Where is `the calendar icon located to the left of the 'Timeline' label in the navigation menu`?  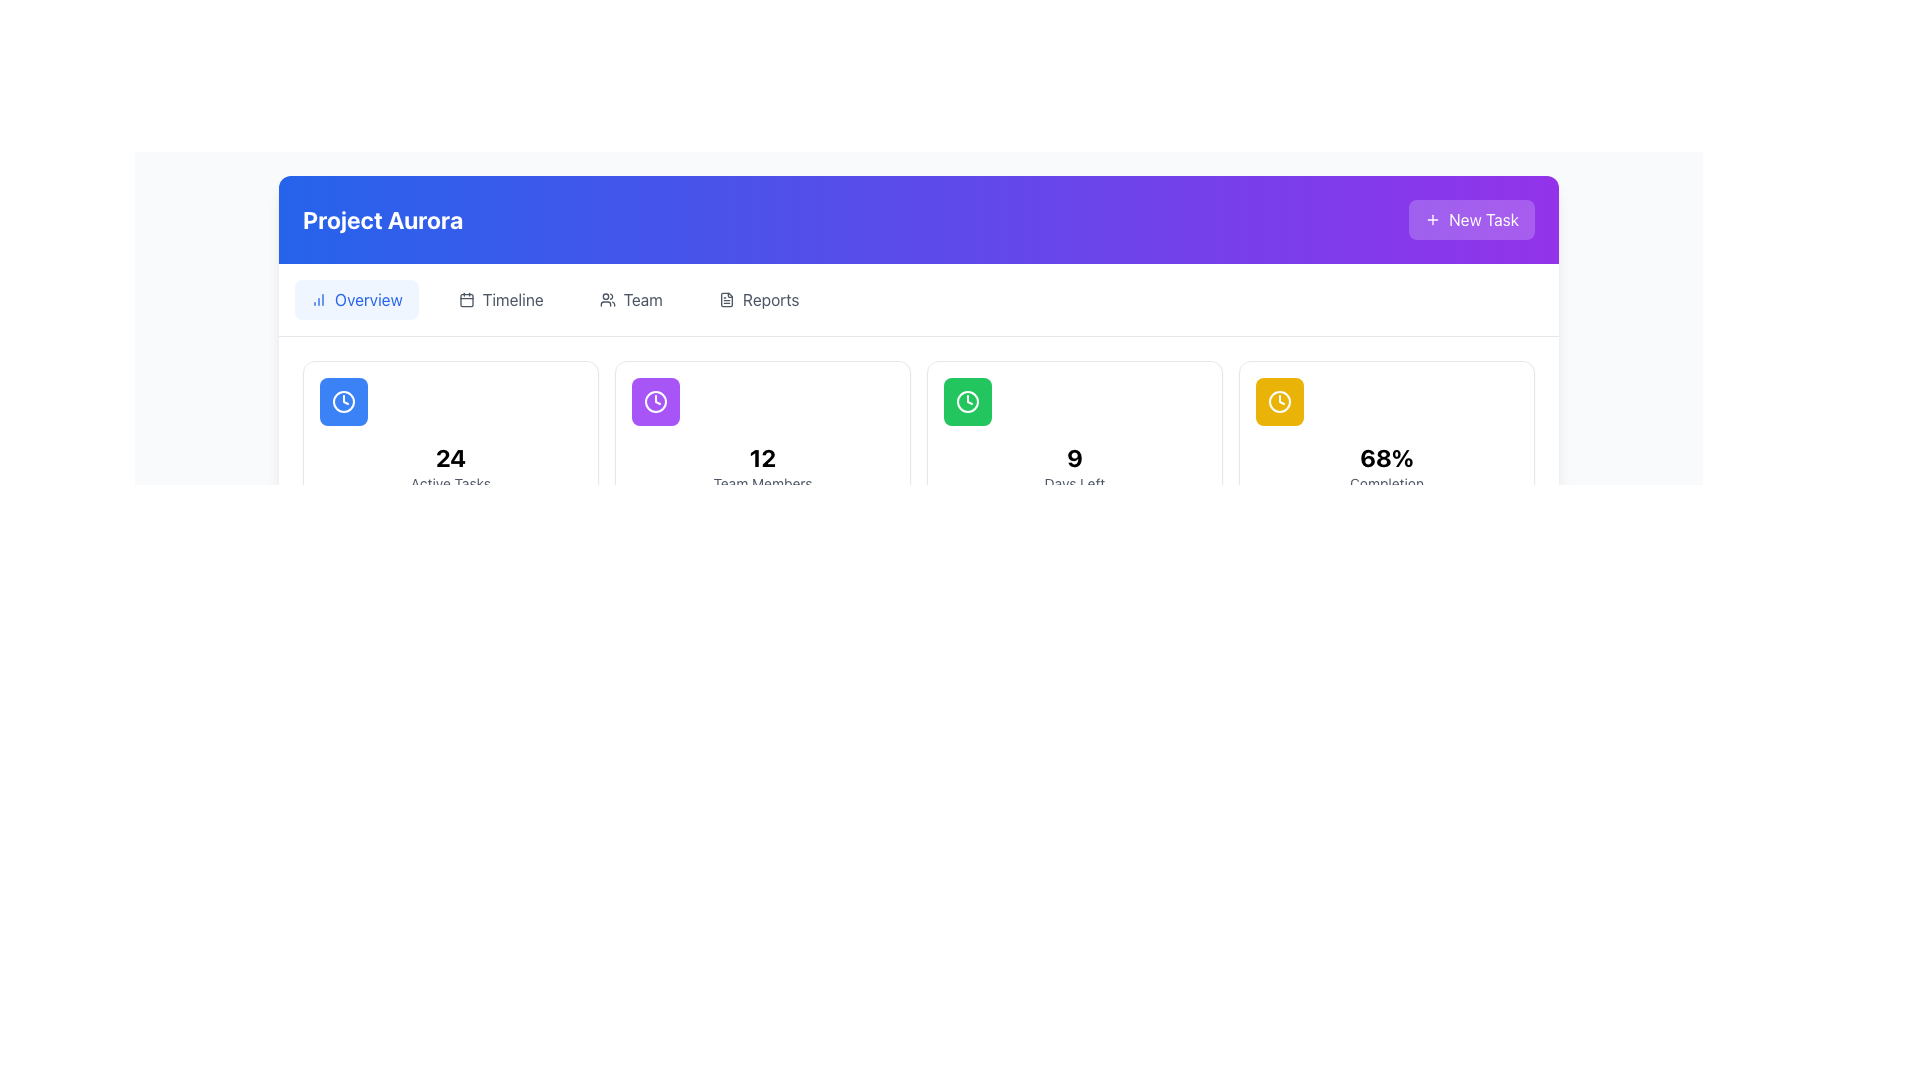
the calendar icon located to the left of the 'Timeline' label in the navigation menu is located at coordinates (465, 300).